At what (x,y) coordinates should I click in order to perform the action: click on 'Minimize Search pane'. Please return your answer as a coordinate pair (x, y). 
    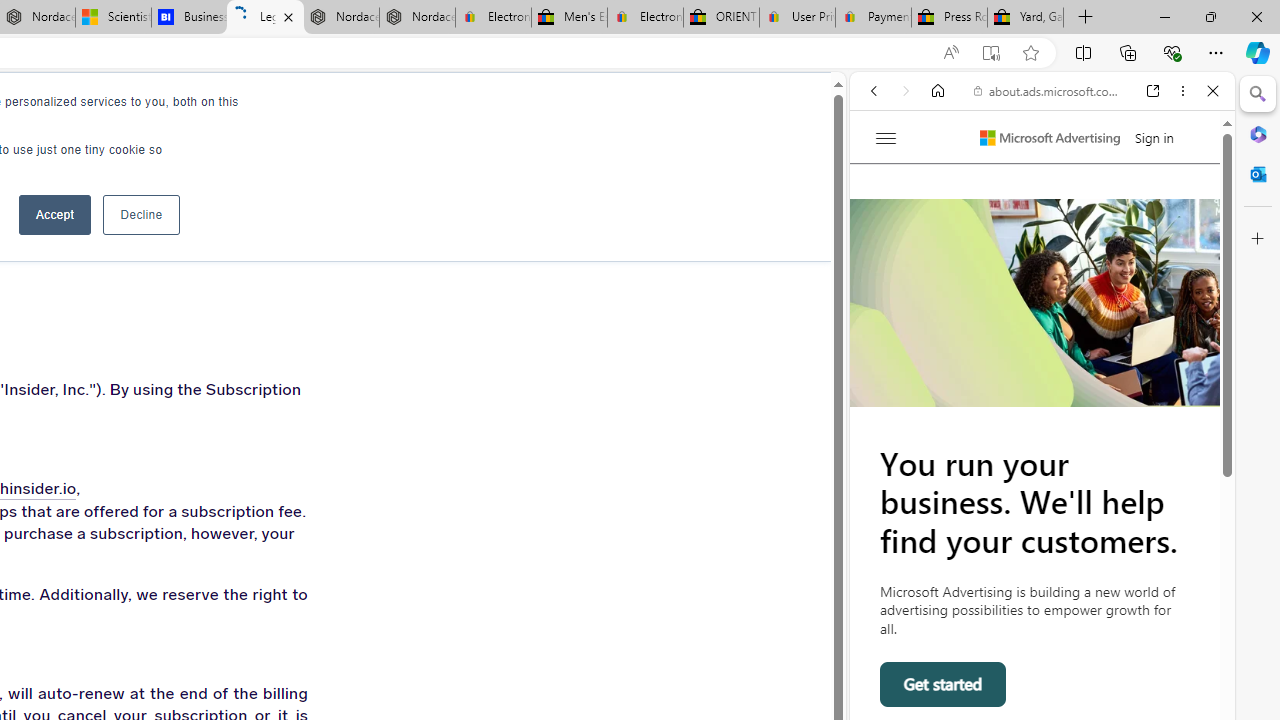
    Looking at the image, I should click on (1257, 94).